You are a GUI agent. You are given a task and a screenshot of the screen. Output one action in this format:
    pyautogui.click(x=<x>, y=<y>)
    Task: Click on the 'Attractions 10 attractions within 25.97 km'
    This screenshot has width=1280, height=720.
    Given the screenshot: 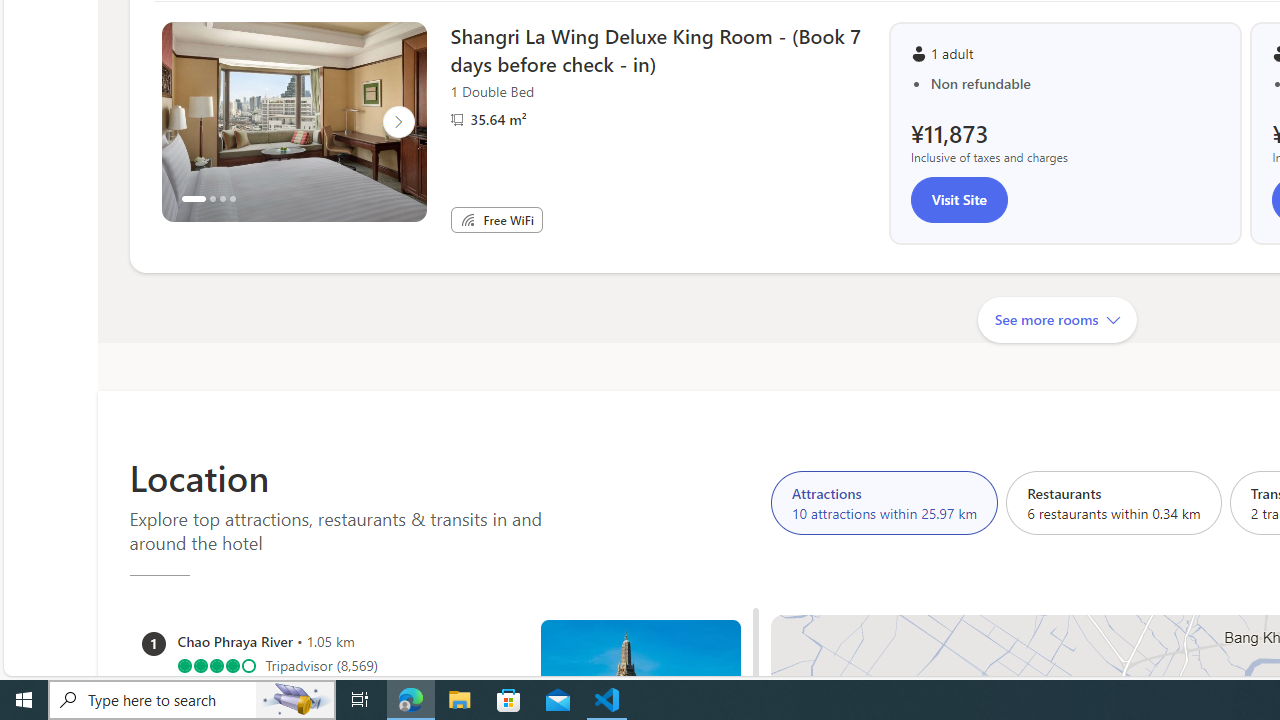 What is the action you would take?
    pyautogui.click(x=883, y=501)
    